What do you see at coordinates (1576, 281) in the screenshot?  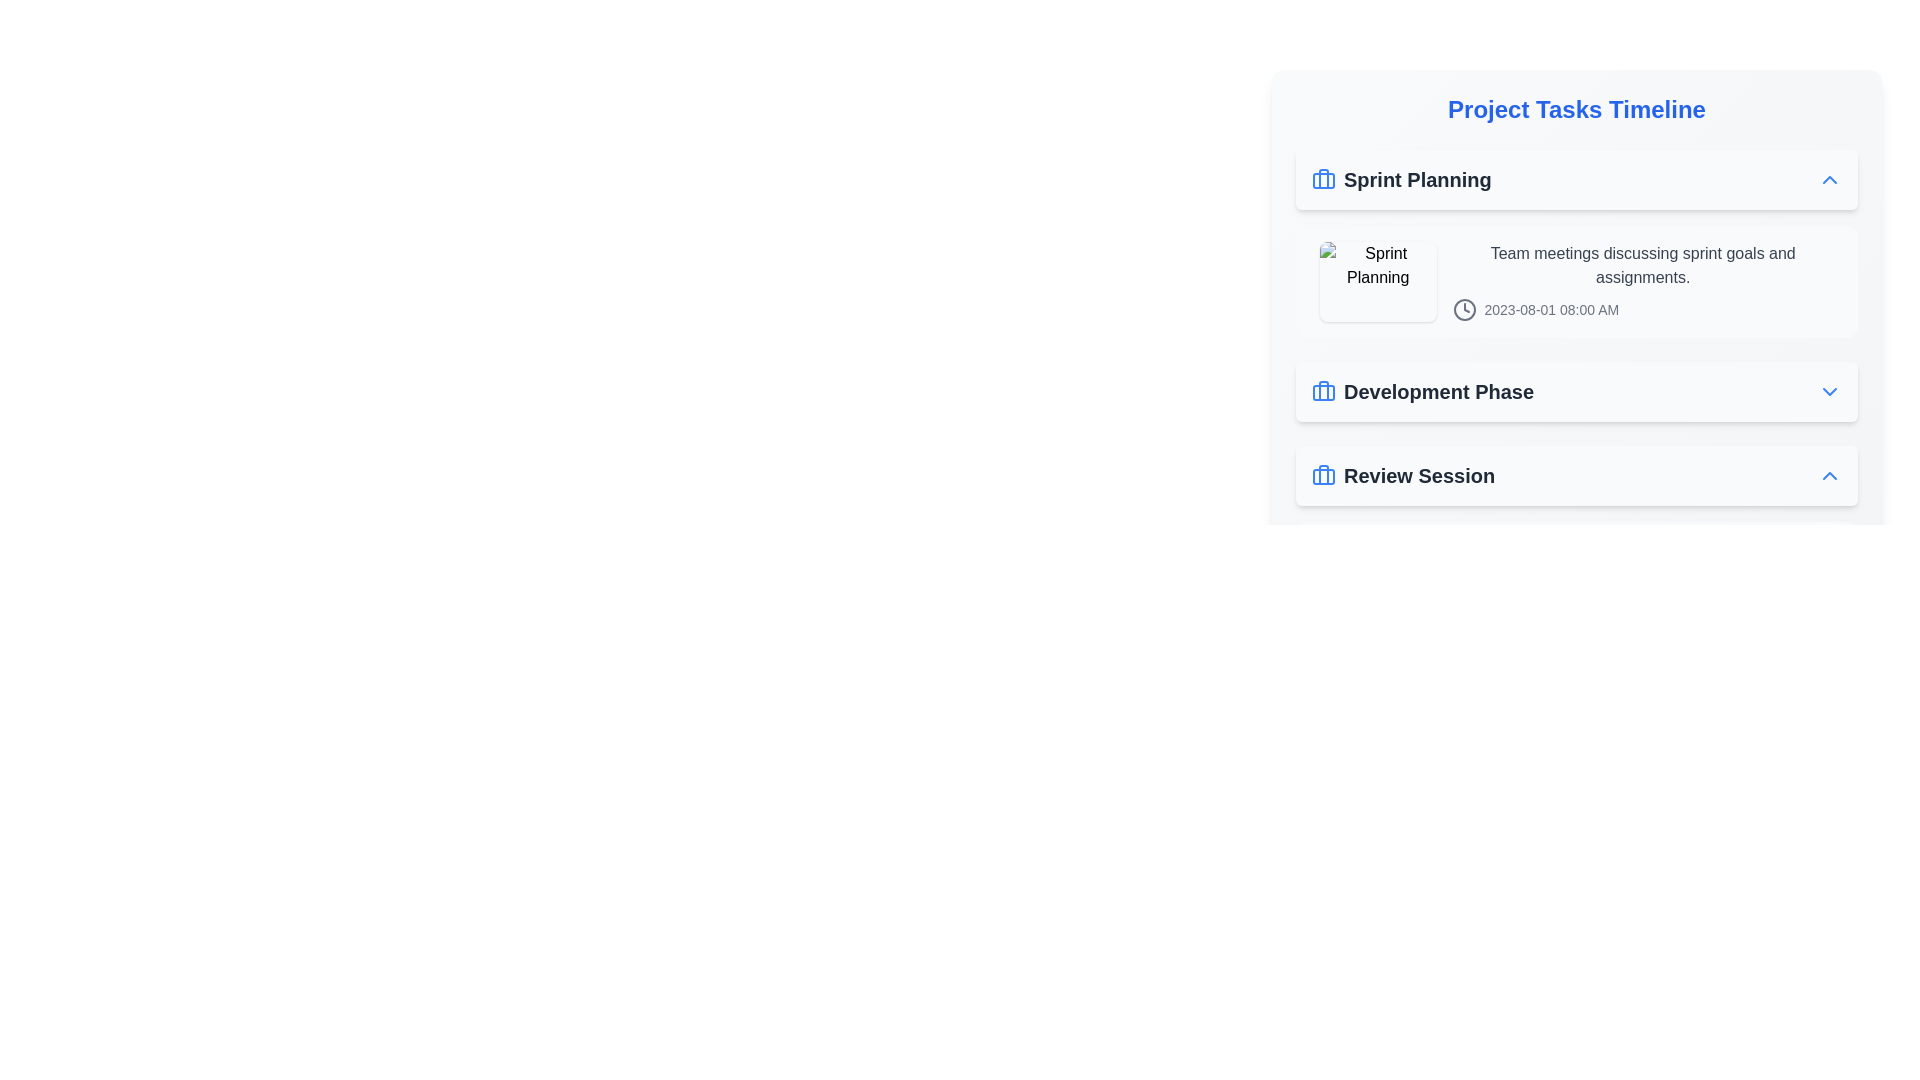 I see `the first informational card under the 'Sprint Planning' section in the 'Project Tasks Timeline' interface` at bounding box center [1576, 281].